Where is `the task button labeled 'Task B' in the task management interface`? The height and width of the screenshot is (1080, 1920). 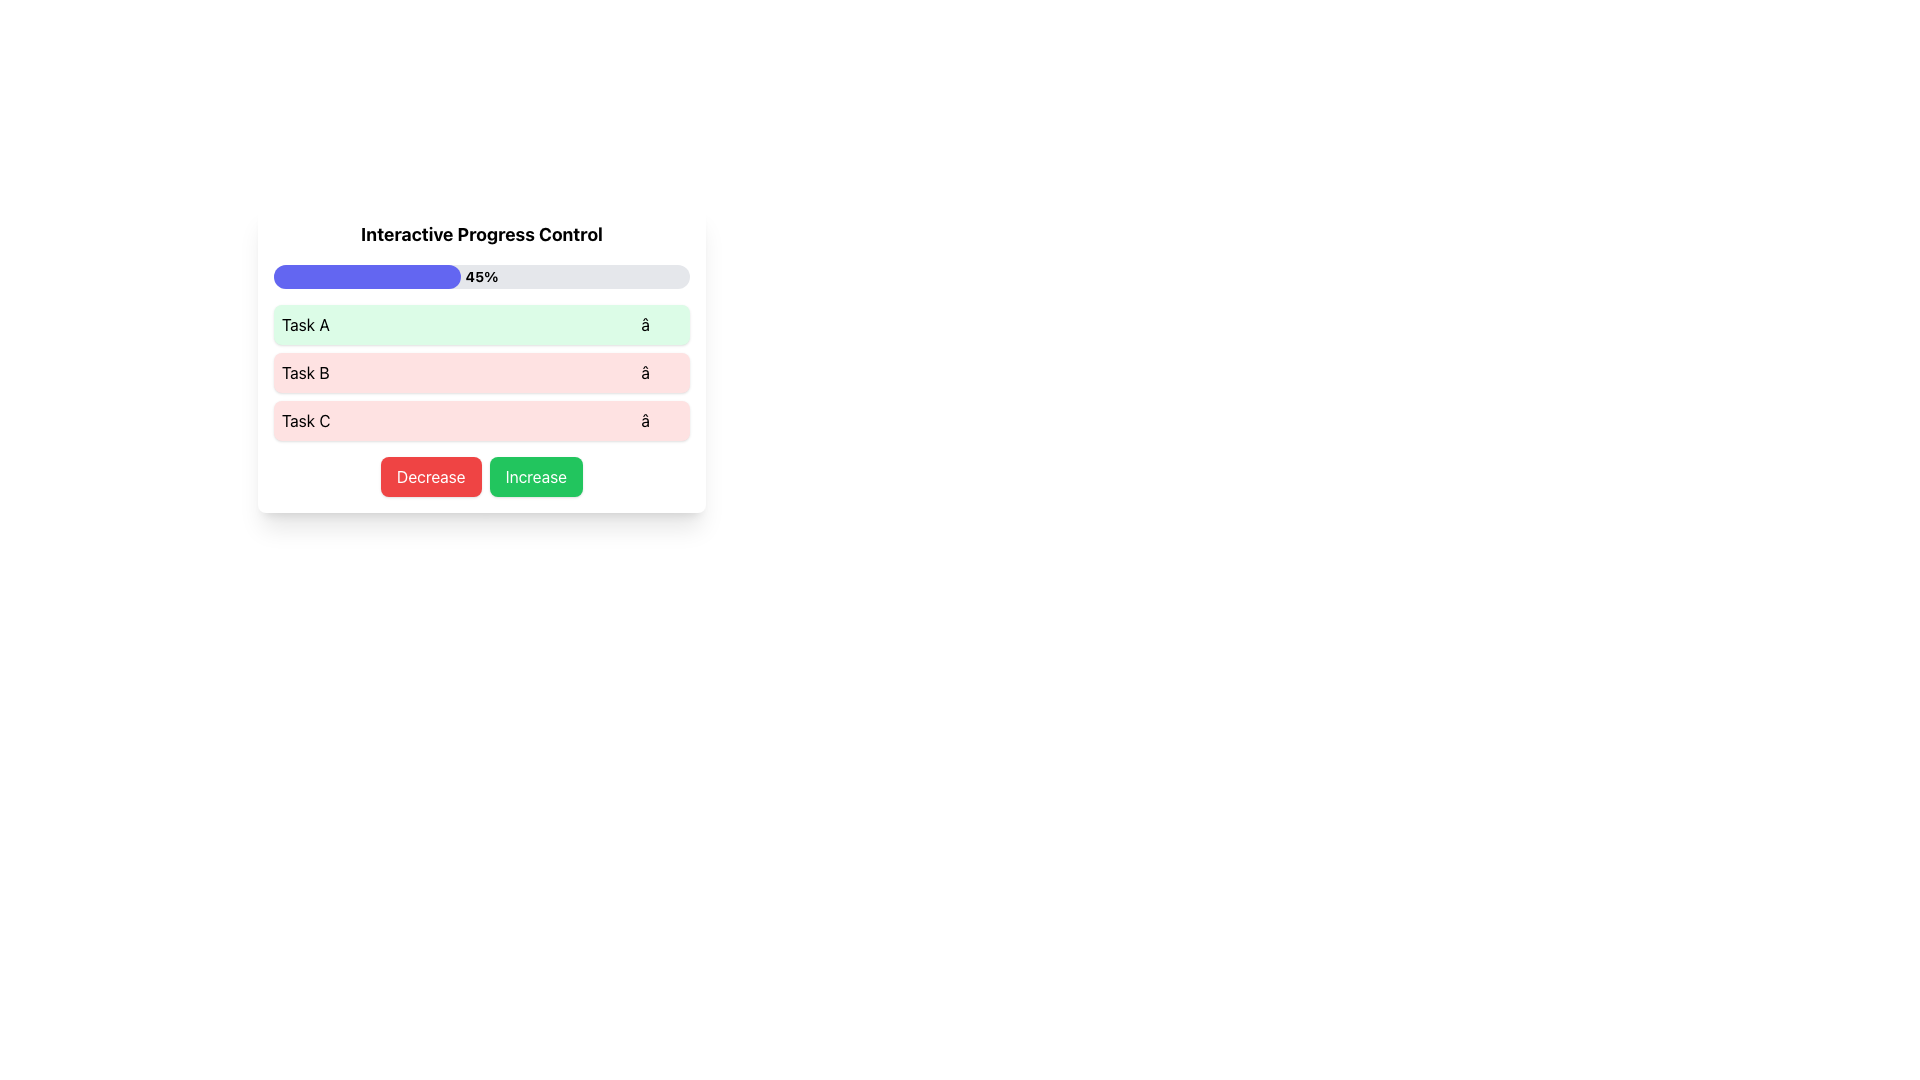 the task button labeled 'Task B' in the task management interface is located at coordinates (481, 373).